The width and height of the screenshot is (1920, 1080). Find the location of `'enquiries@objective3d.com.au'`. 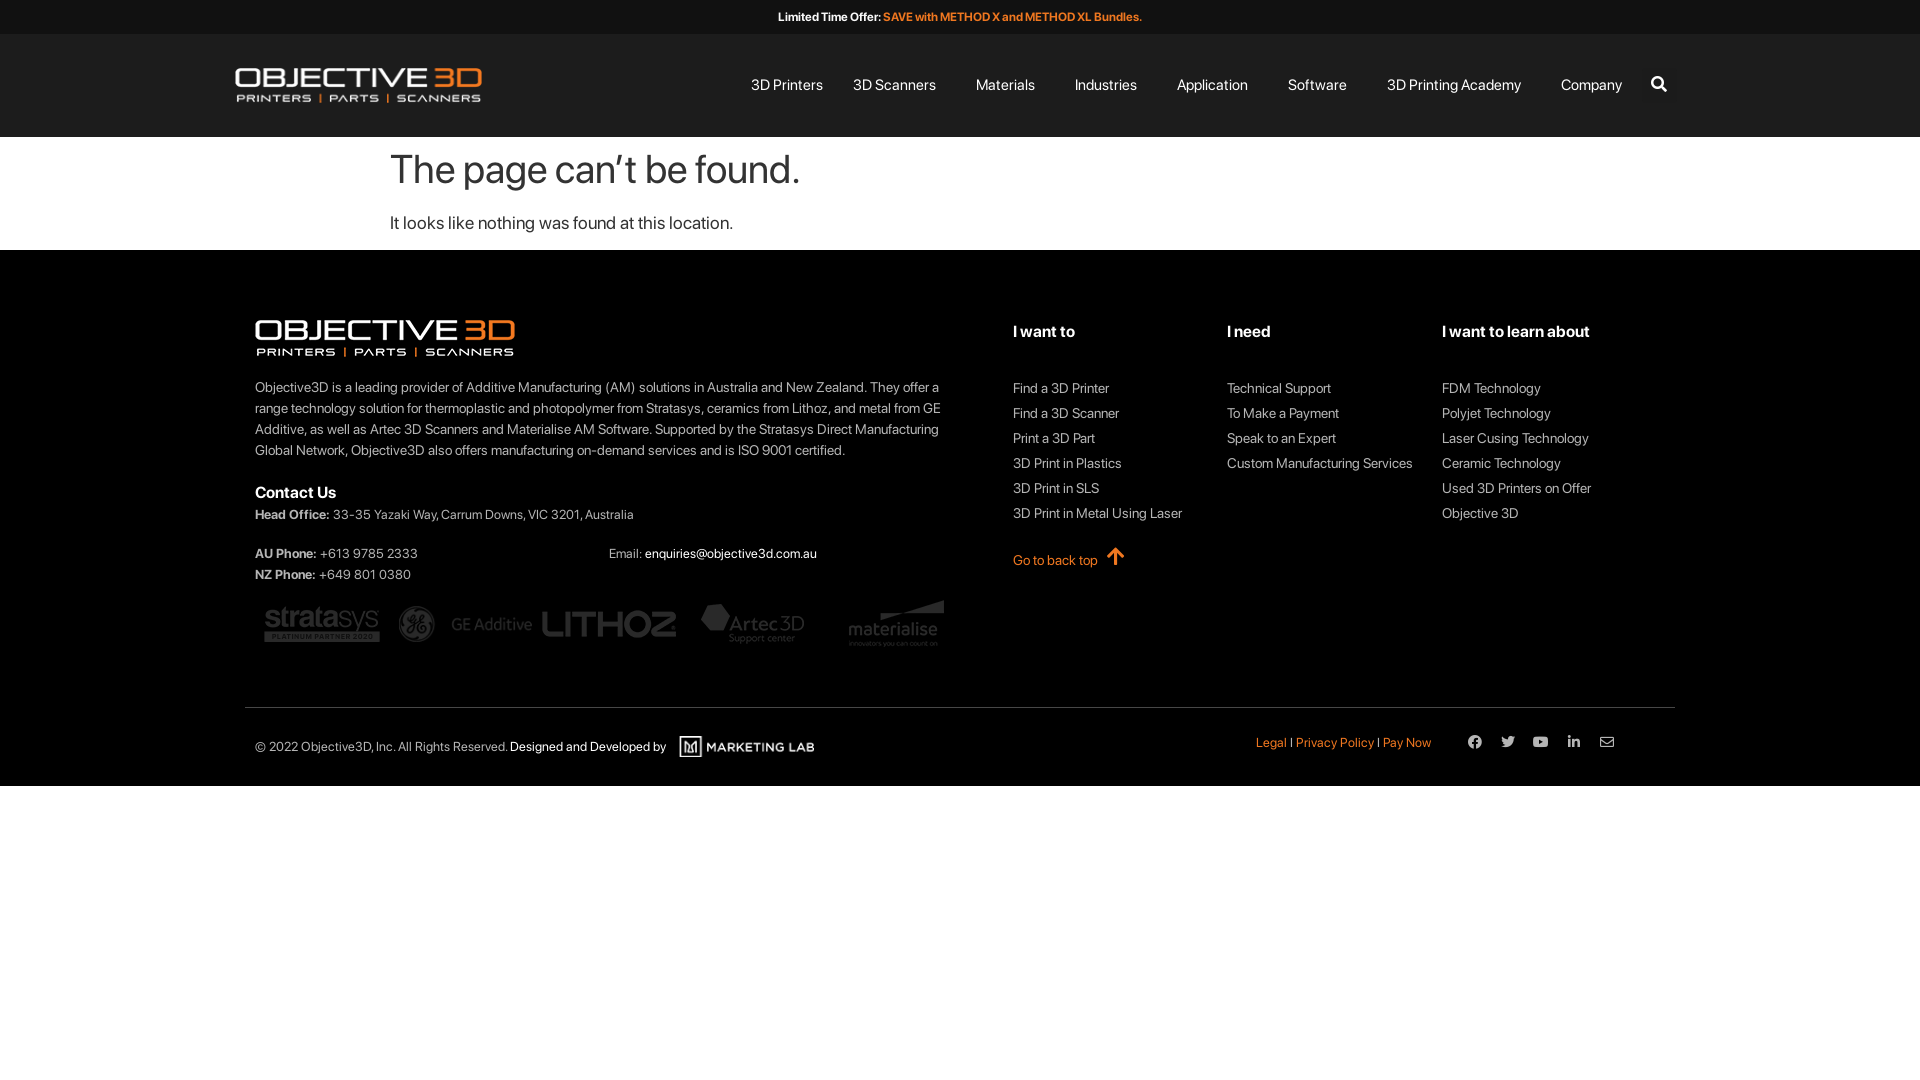

'enquiries@objective3d.com.au' is located at coordinates (729, 553).